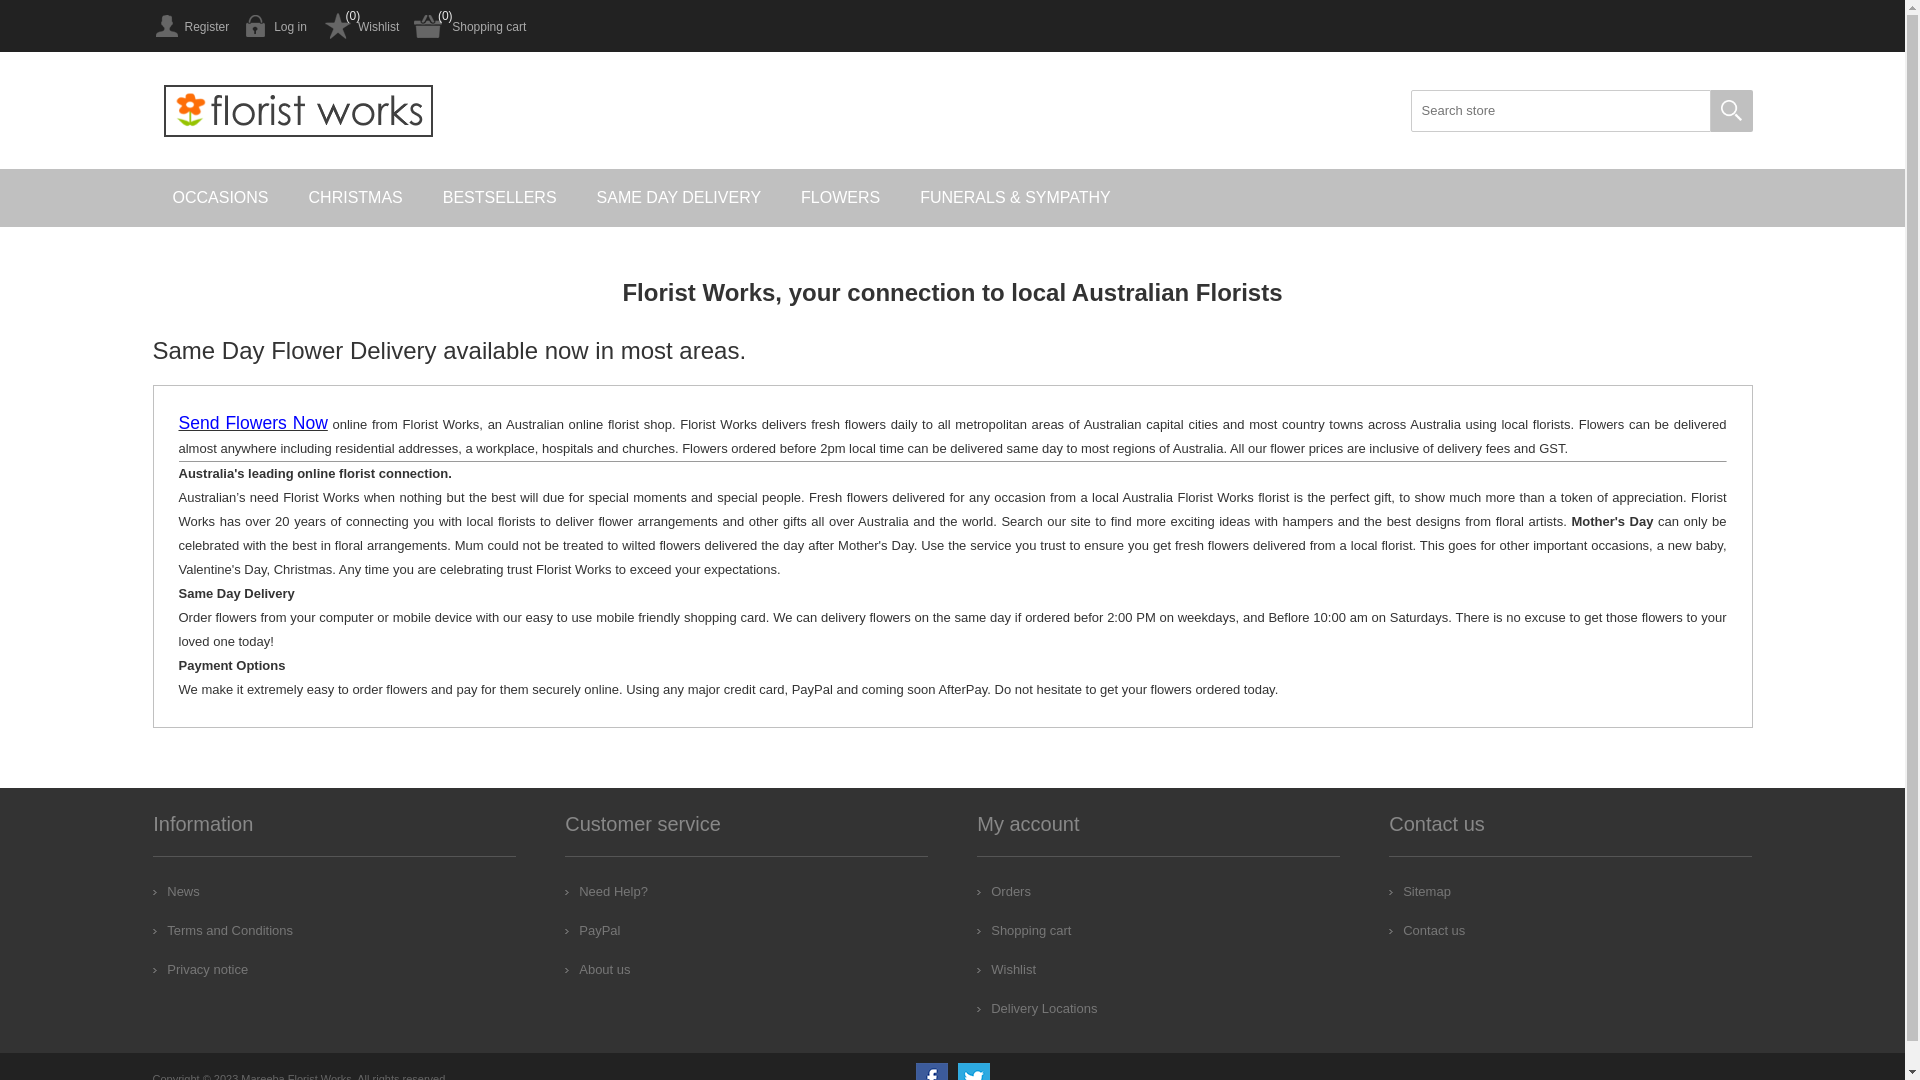  I want to click on 'CHRISTMAS', so click(355, 197).